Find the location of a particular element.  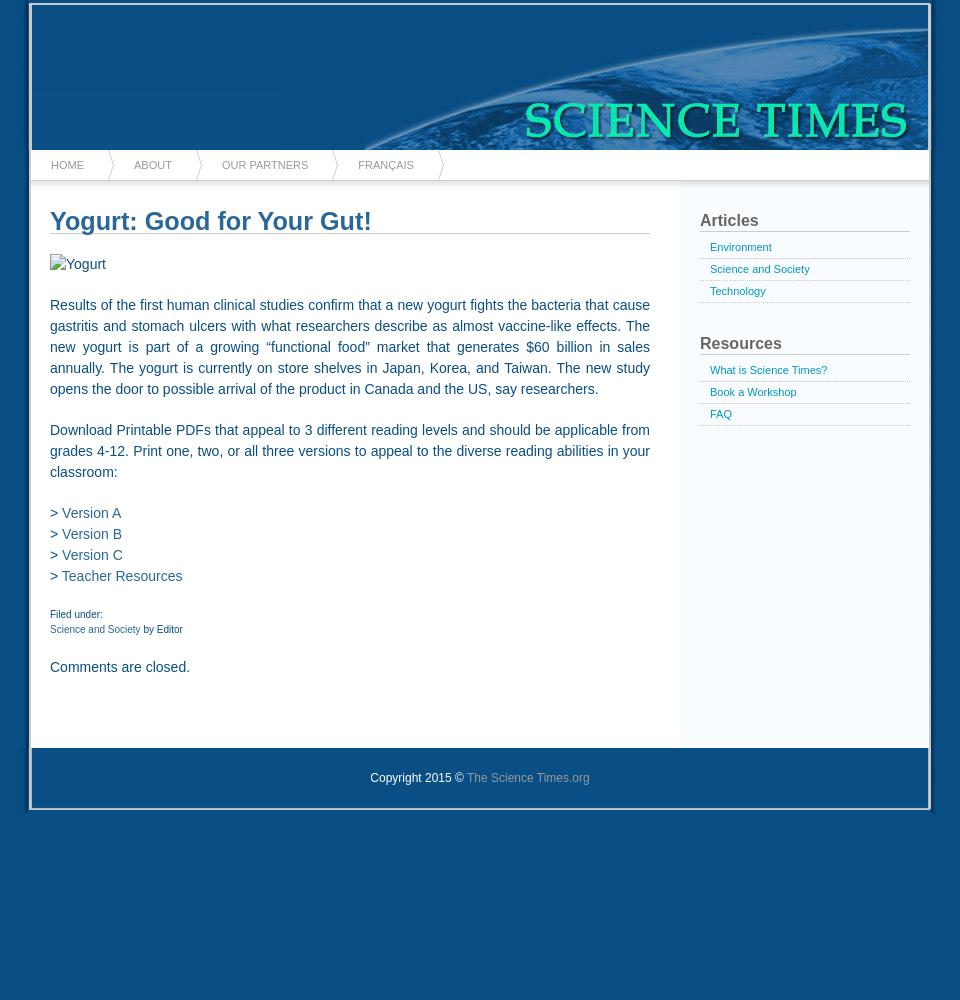

'Resources' is located at coordinates (739, 342).